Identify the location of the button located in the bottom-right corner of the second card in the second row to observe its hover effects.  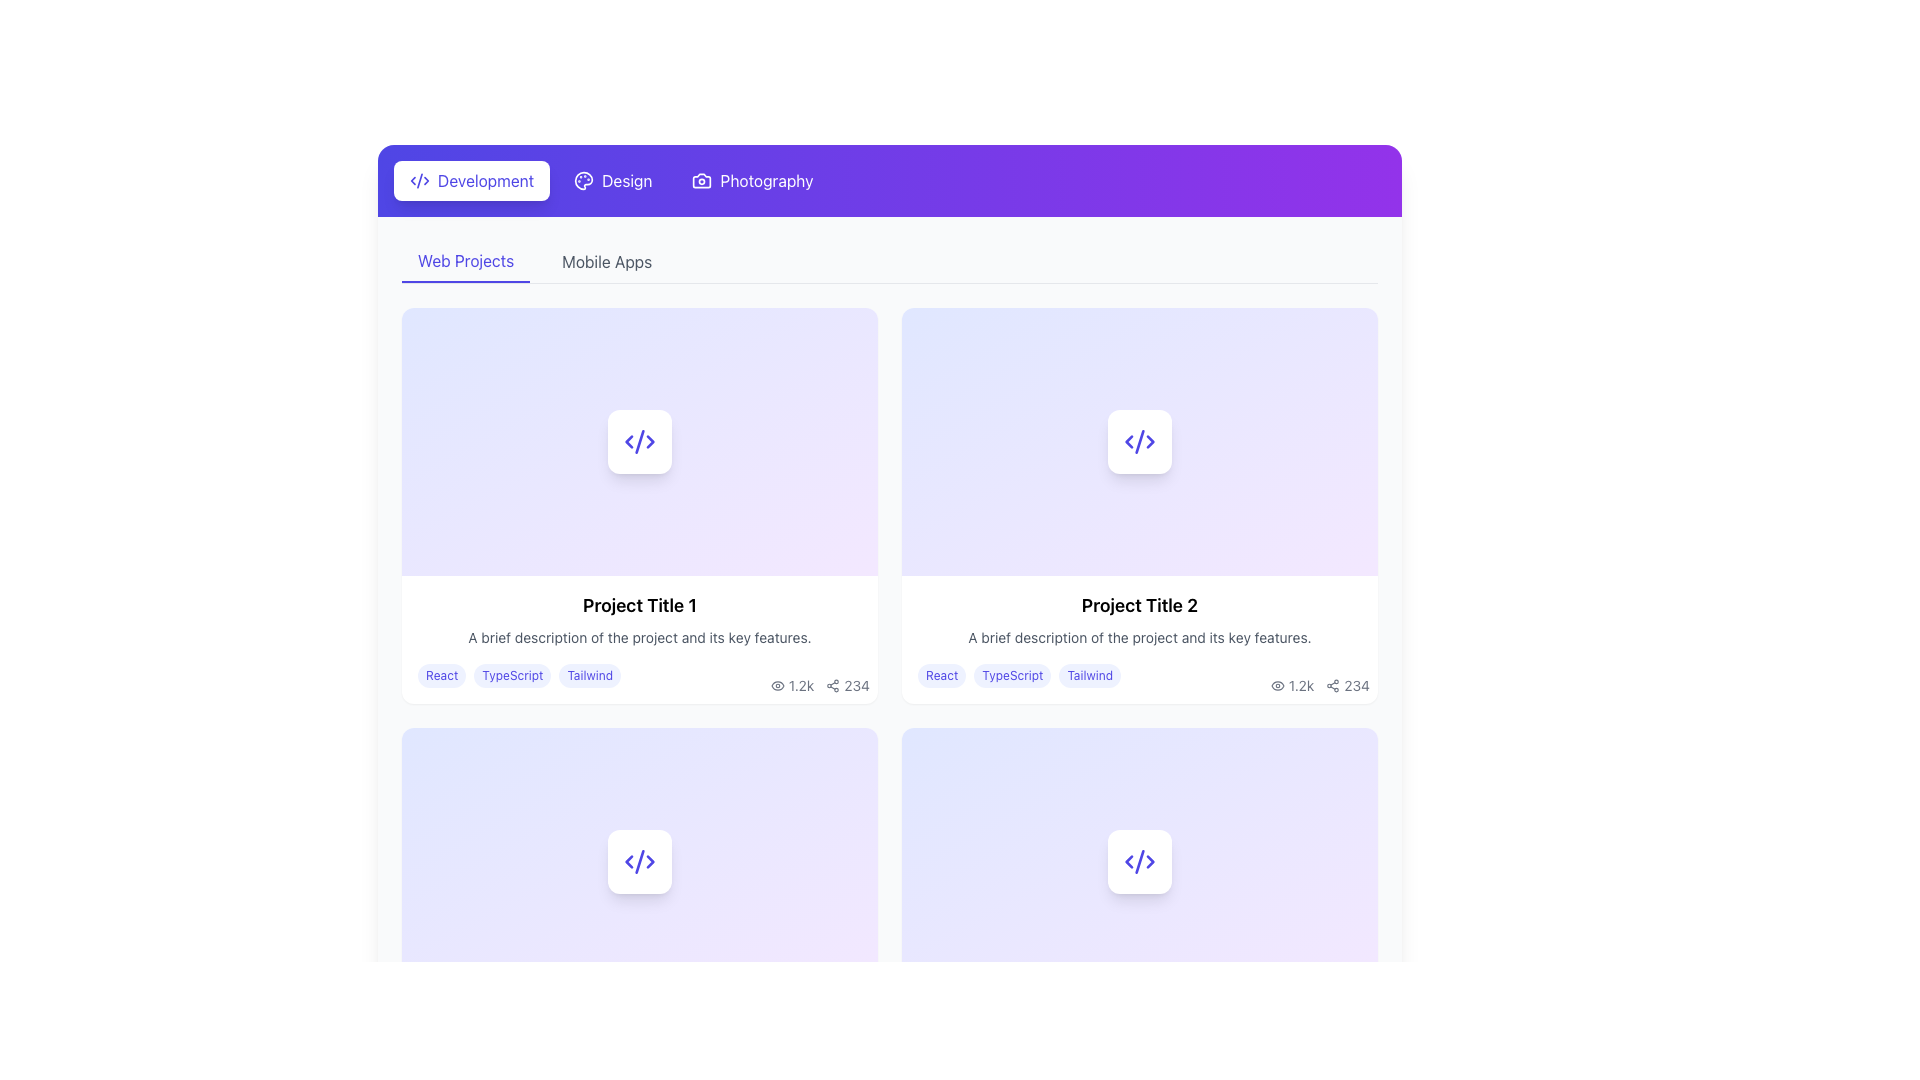
(1314, 751).